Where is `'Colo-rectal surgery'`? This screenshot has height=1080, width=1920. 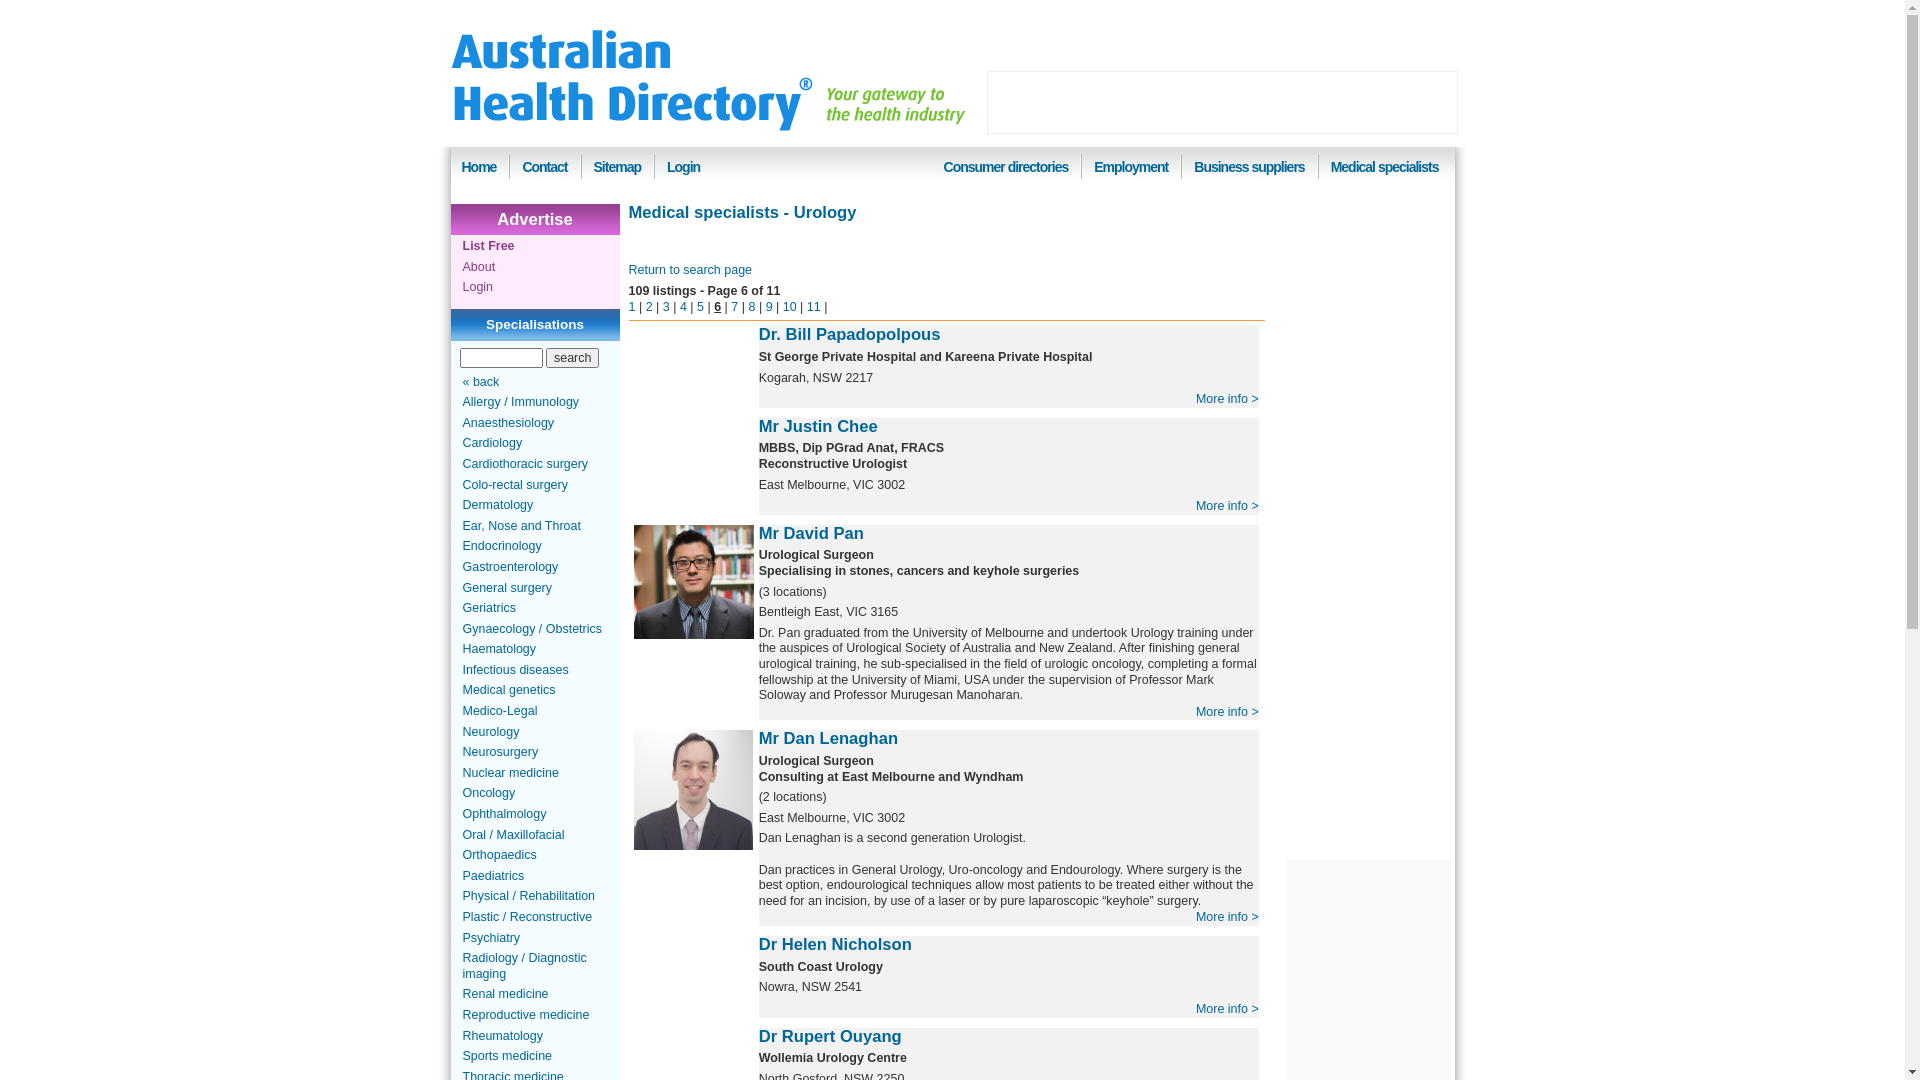 'Colo-rectal surgery' is located at coordinates (460, 485).